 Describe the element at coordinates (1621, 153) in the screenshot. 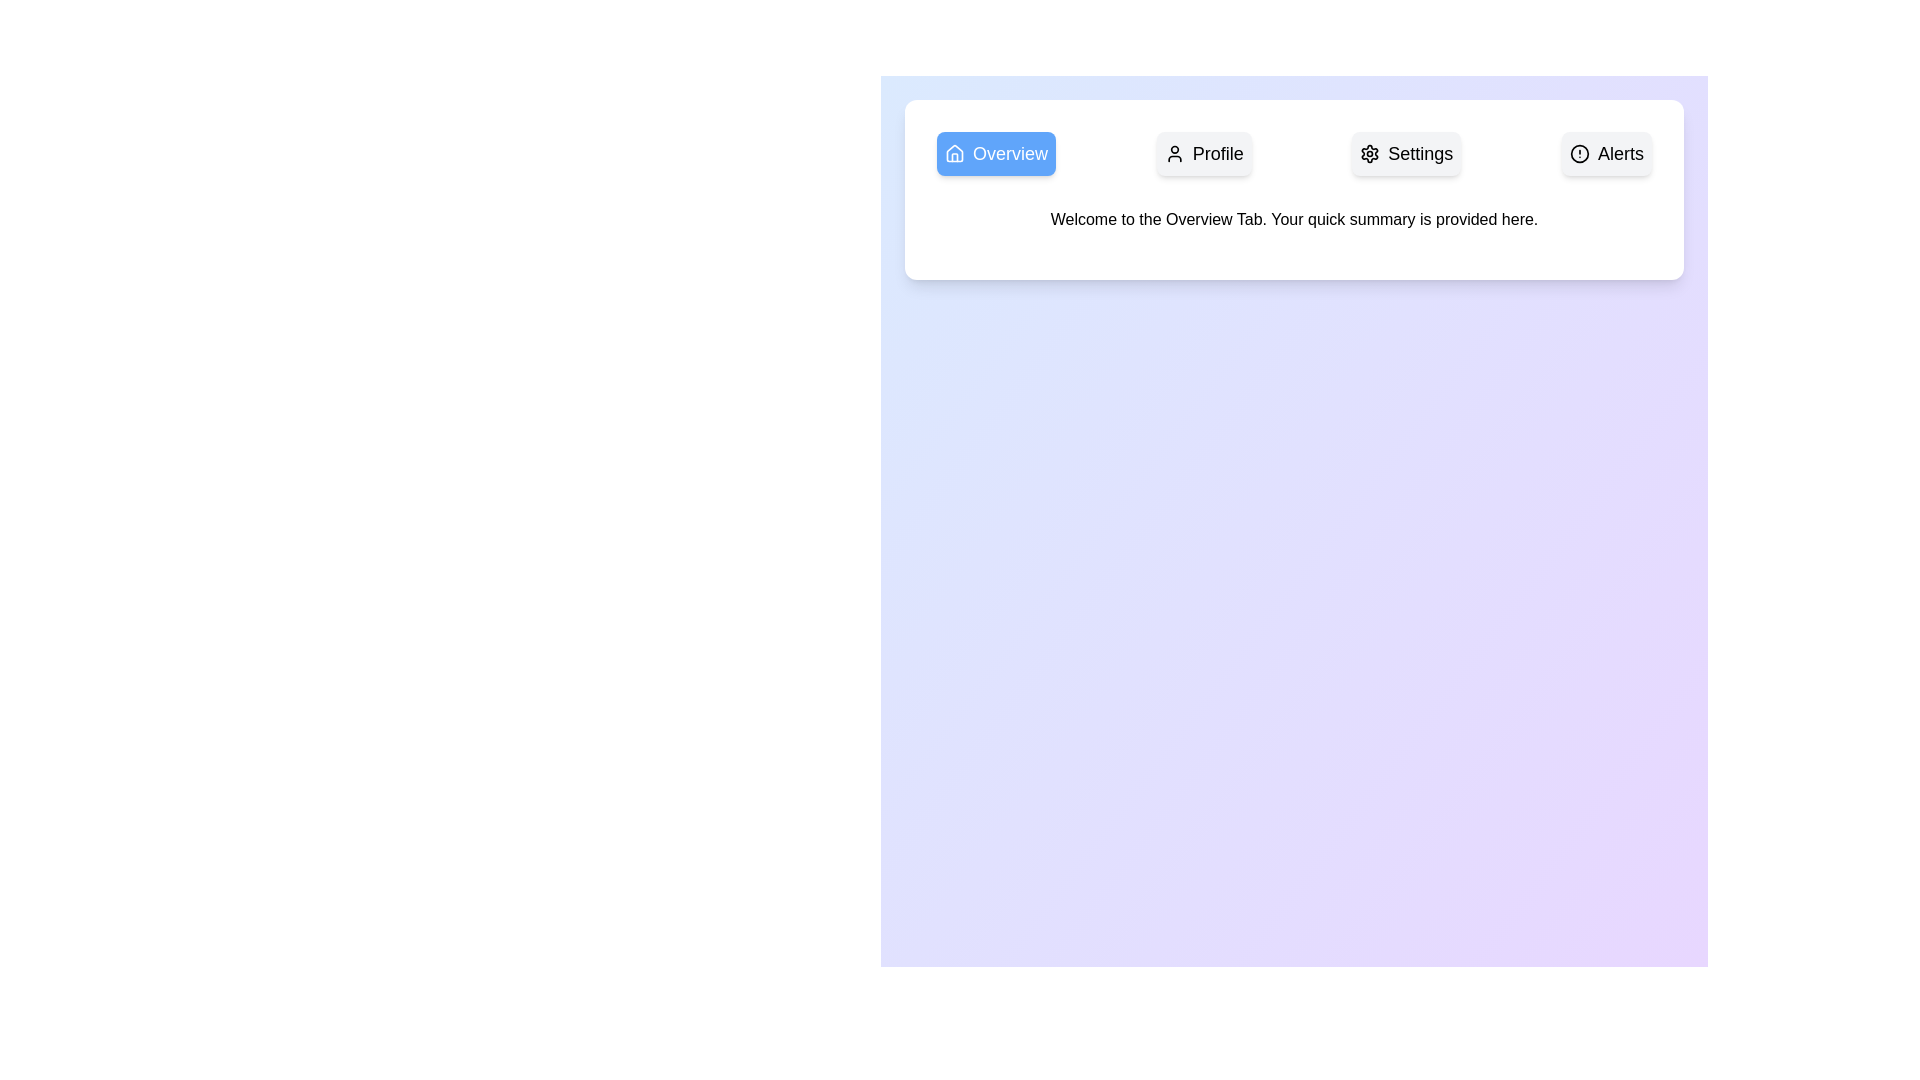

I see `the static text label 'Alerts' which is the last element in the horizontal menu, adjacent to the circular alert icon` at that location.